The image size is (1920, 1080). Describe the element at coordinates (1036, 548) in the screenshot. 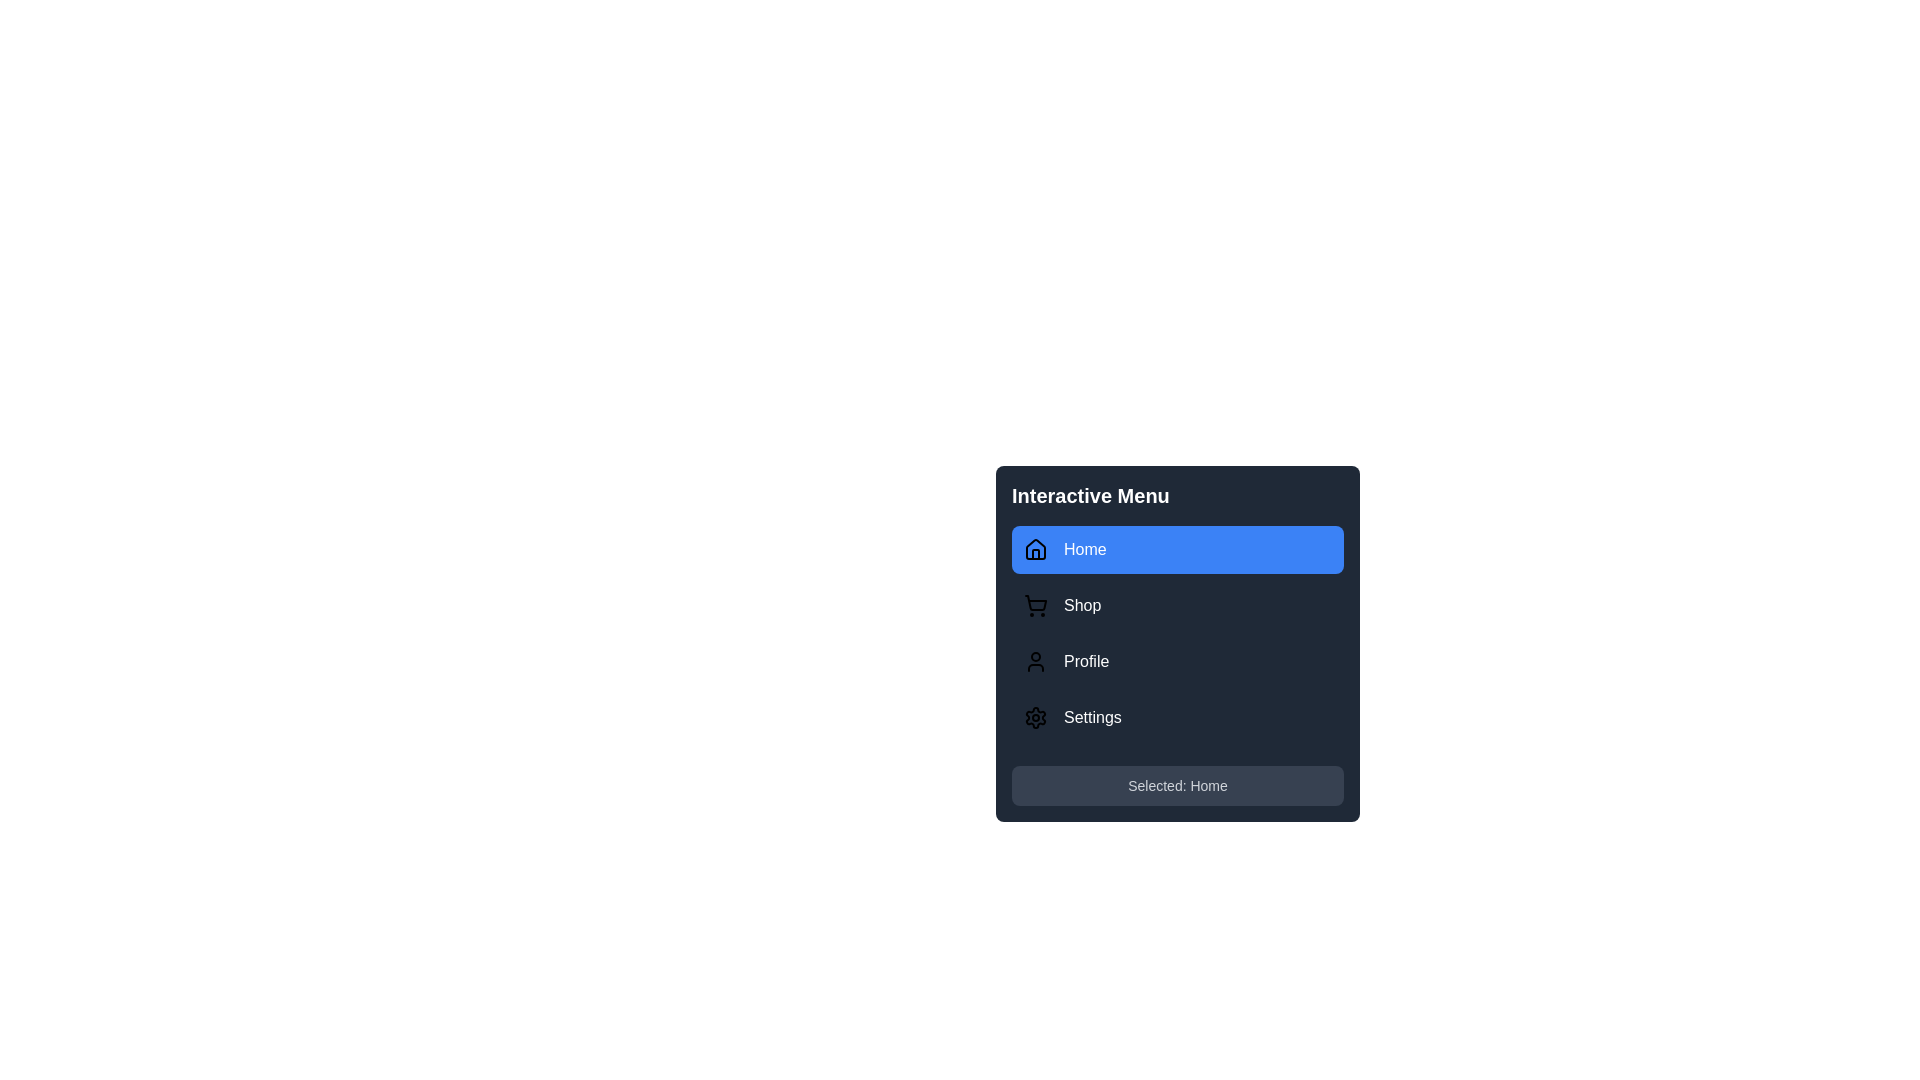

I see `the minimalistic house-shaped SVG icon located in the navigation menu, positioned left of the 'Home' text label` at that location.